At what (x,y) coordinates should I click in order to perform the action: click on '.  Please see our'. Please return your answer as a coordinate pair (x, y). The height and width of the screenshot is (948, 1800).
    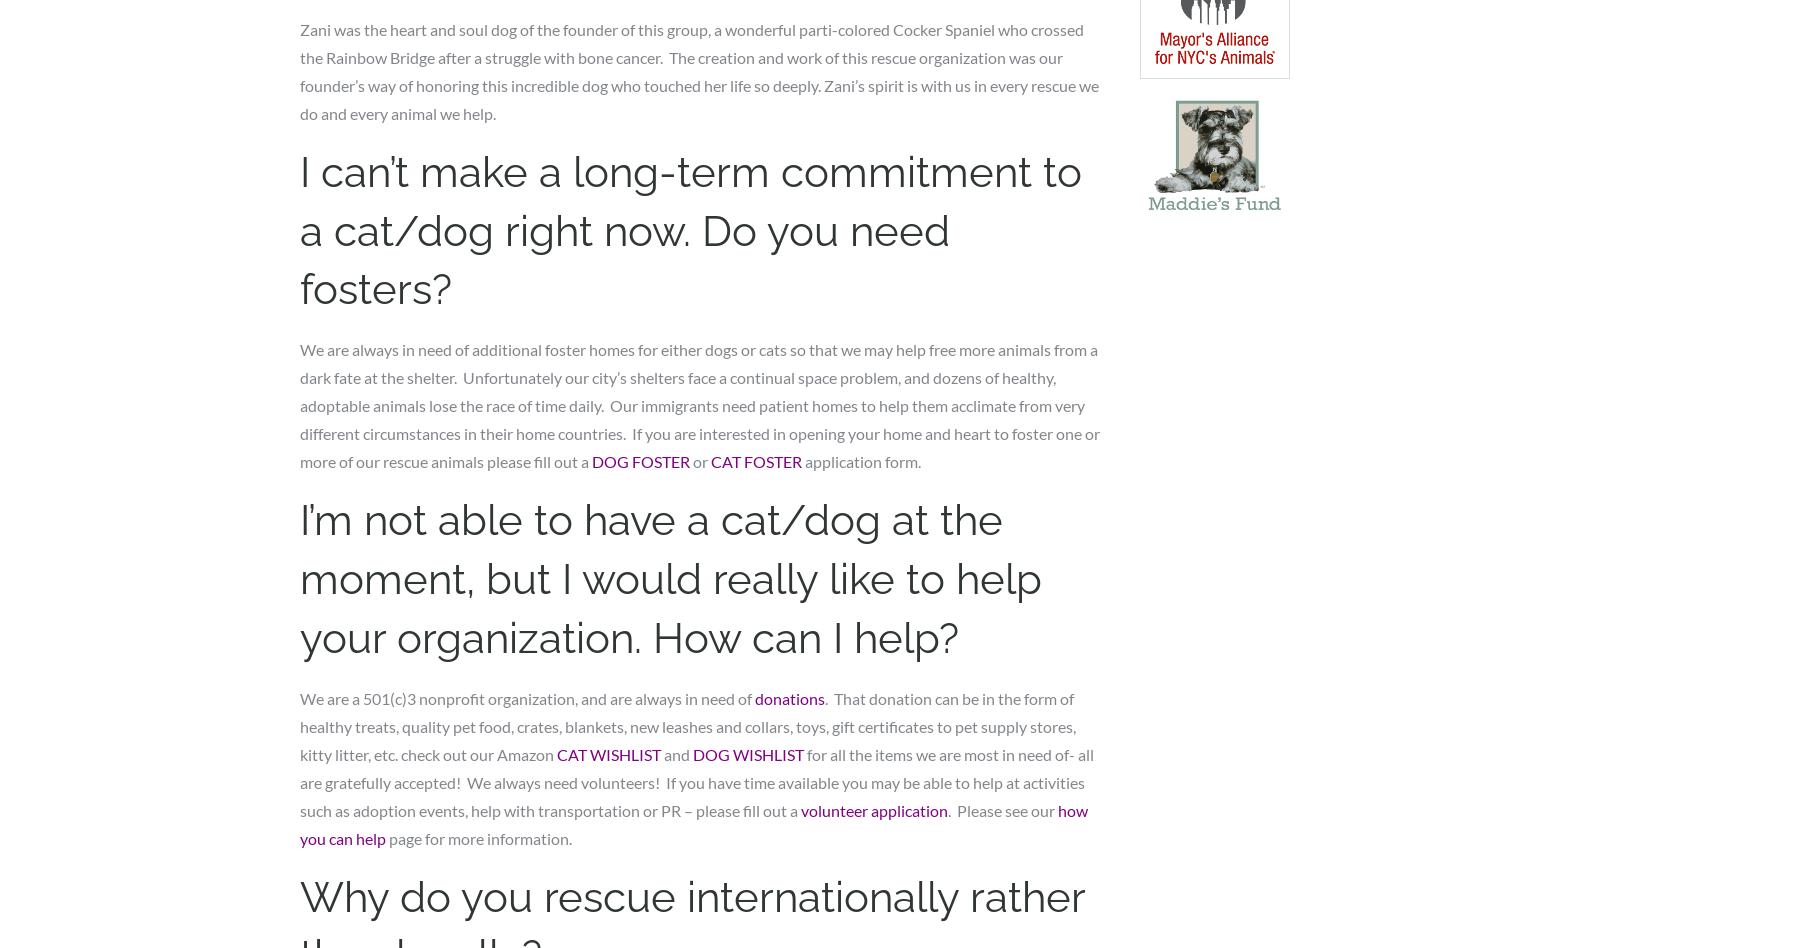
    Looking at the image, I should click on (1001, 809).